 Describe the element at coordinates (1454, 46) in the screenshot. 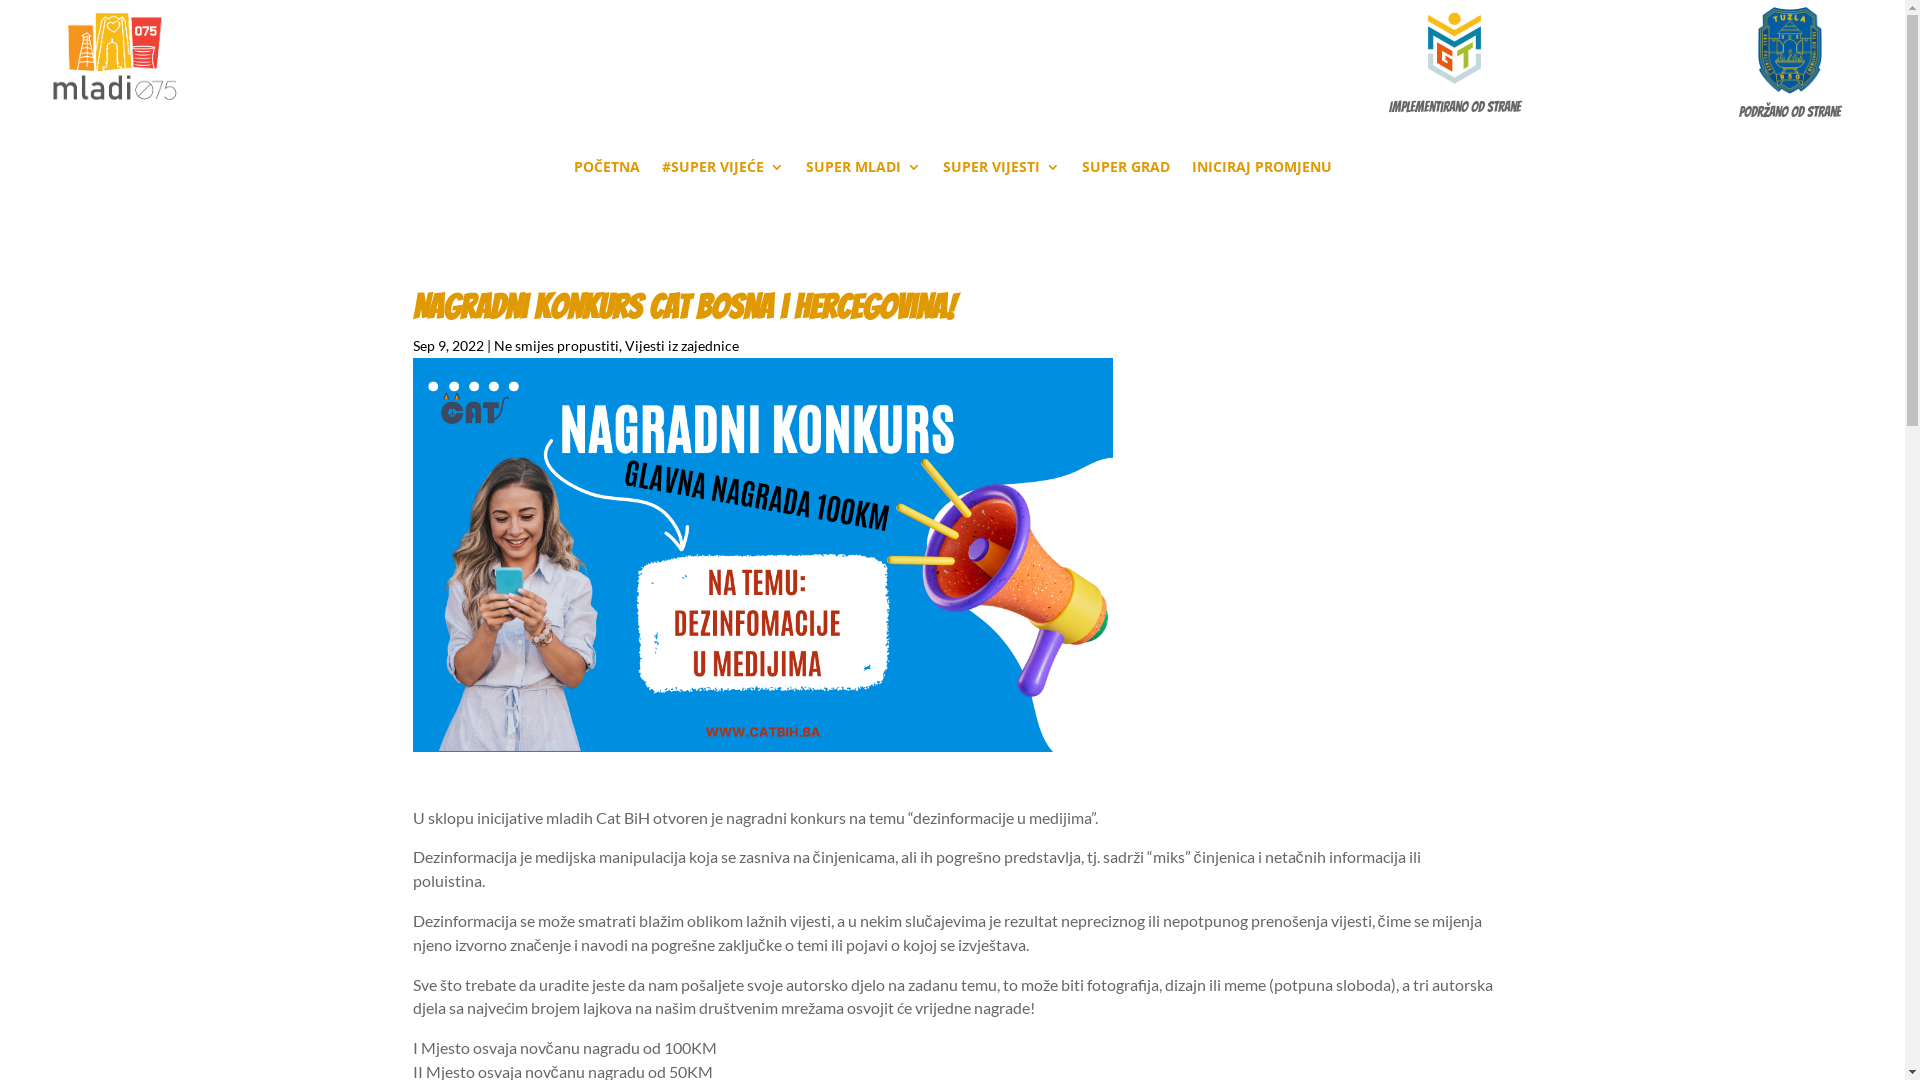

I see `'gvt-logo'` at that location.